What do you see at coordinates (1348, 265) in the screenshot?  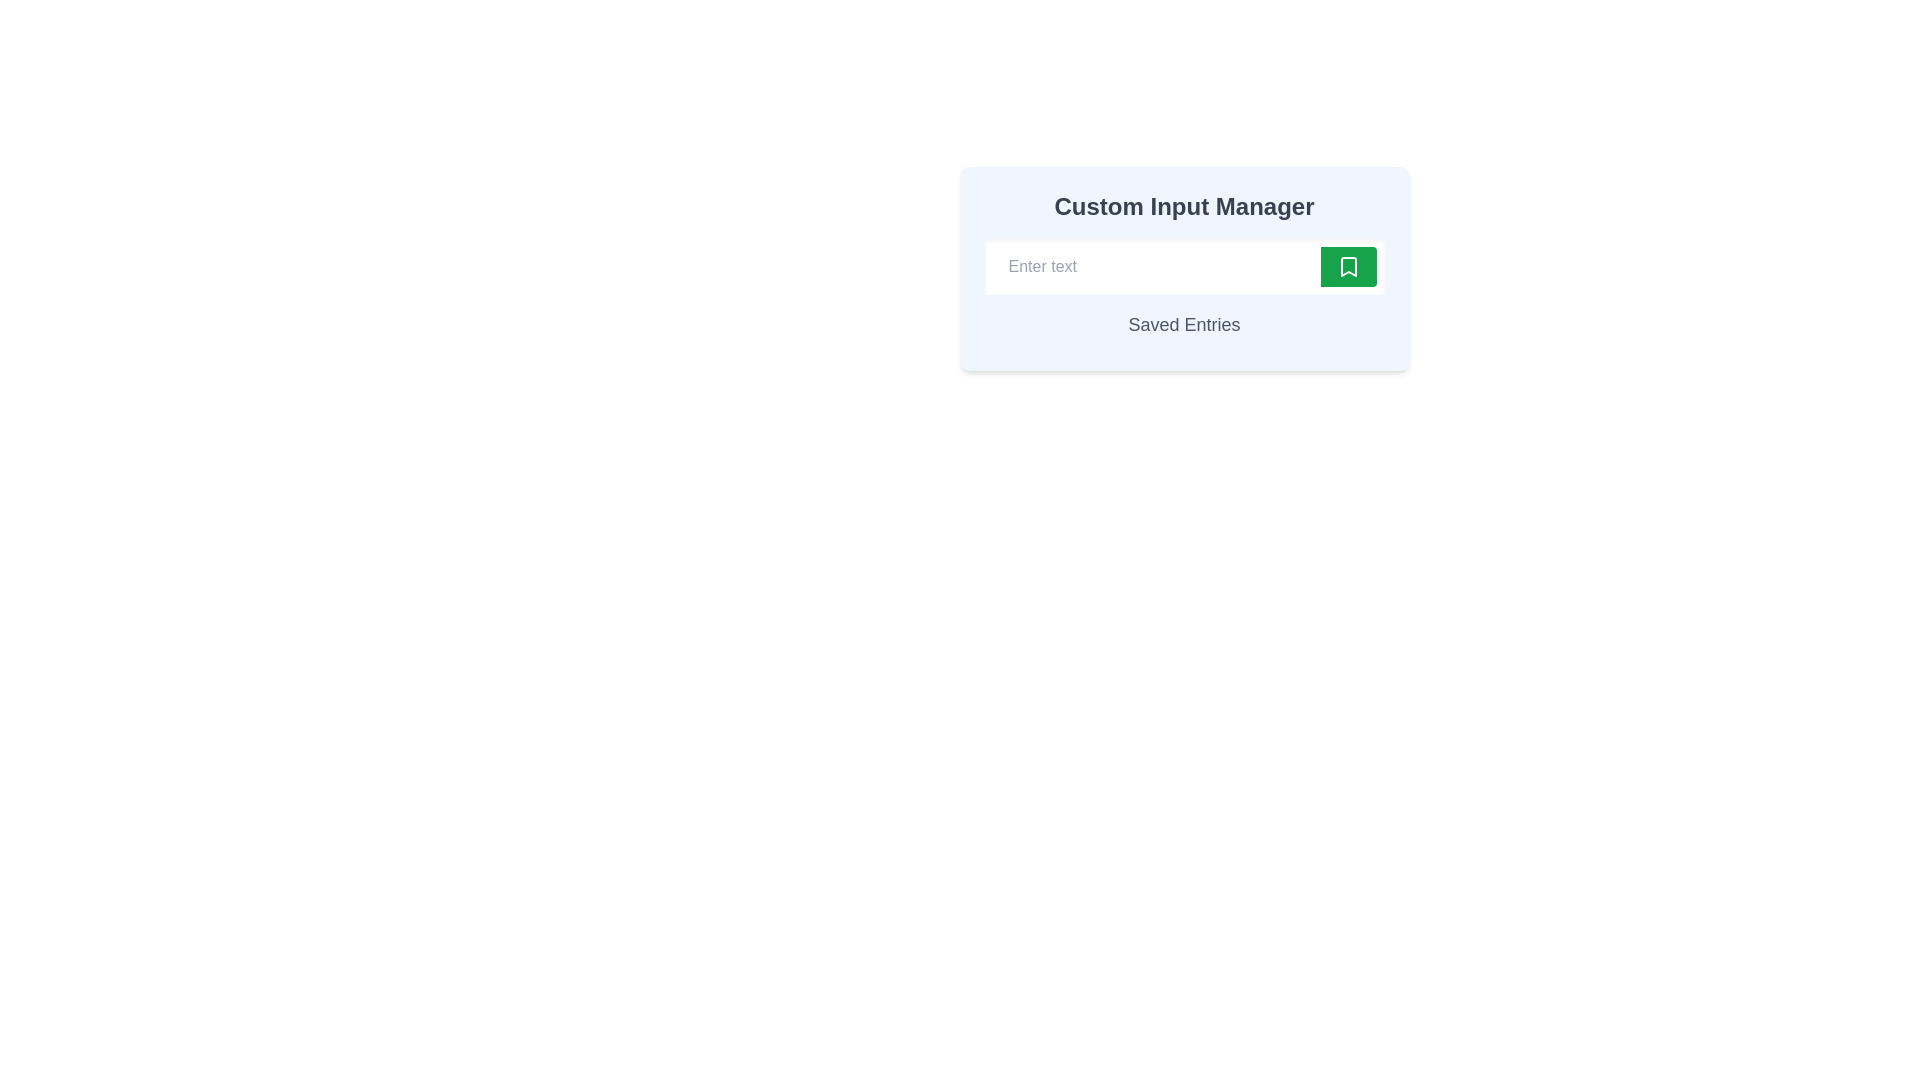 I see `the green button with rounded corners and a bookmark icon` at bounding box center [1348, 265].